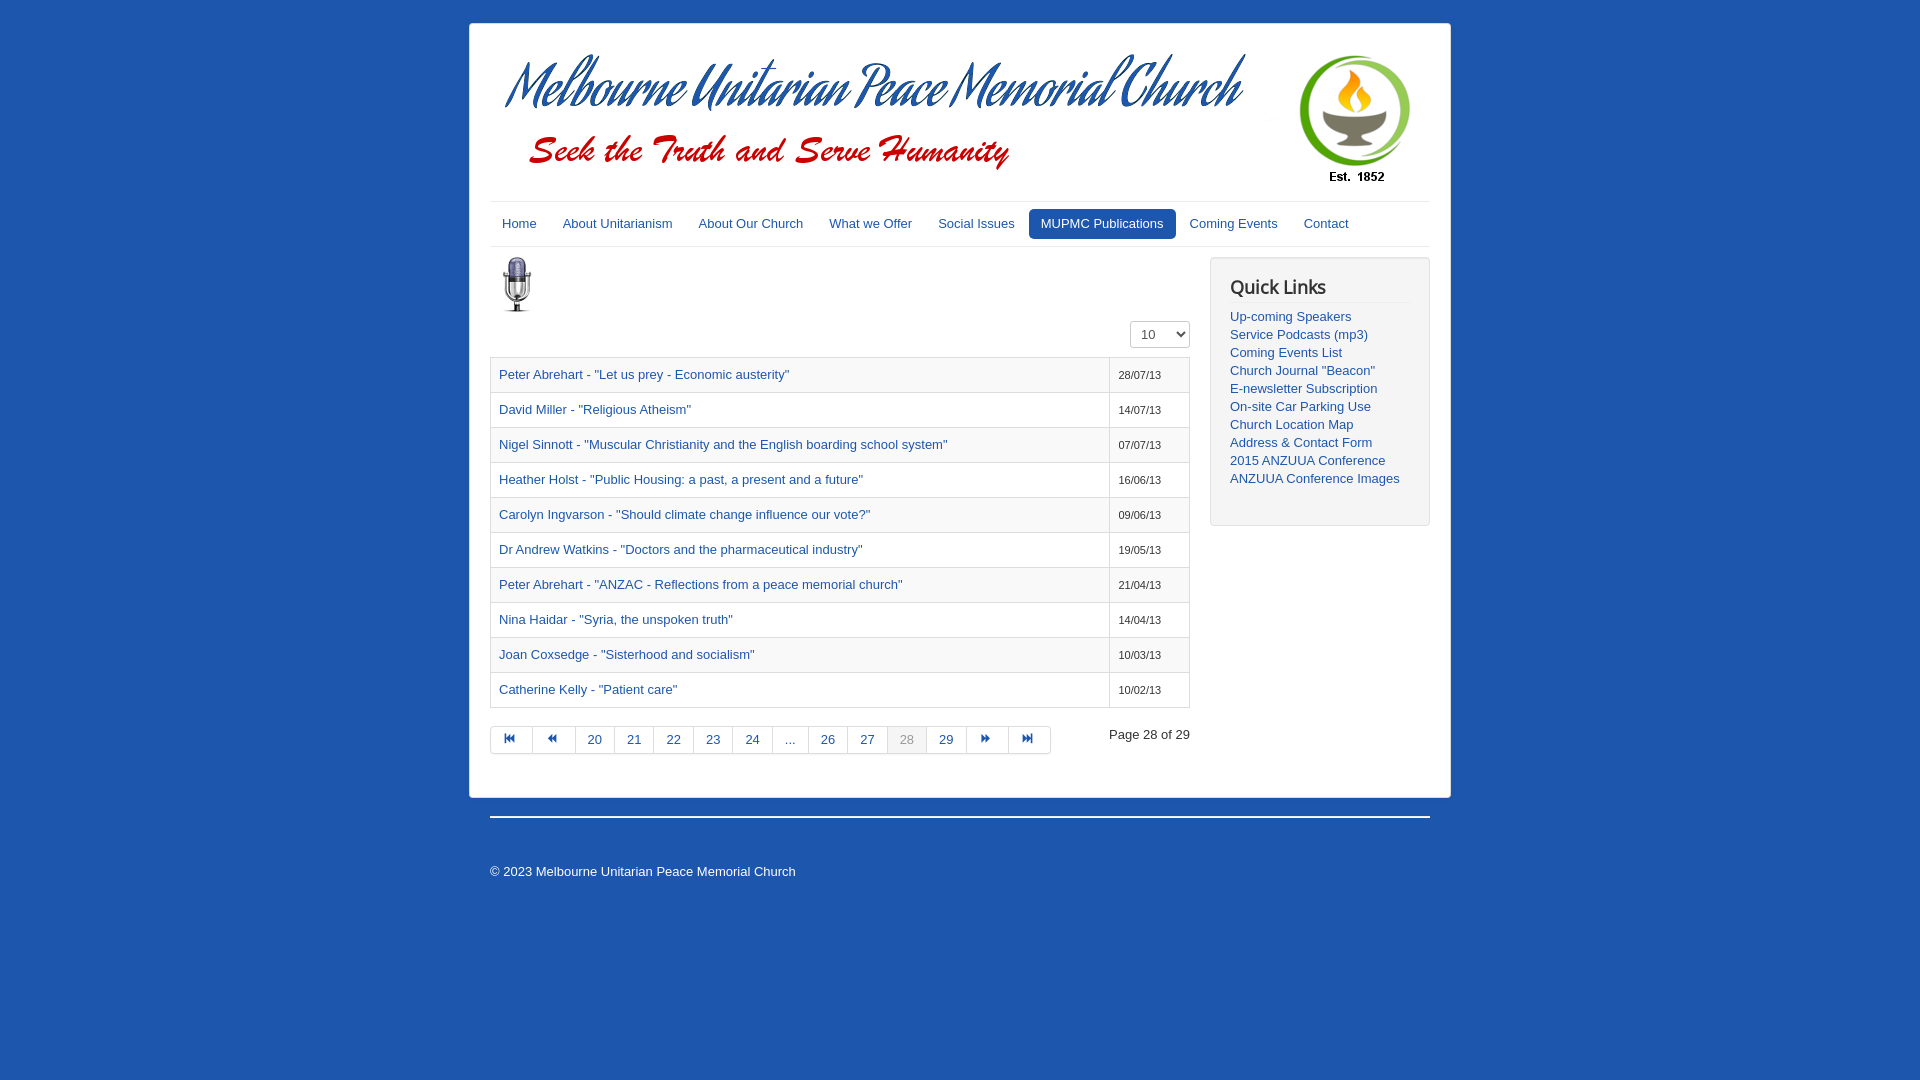 This screenshot has width=1920, height=1080. Describe the element at coordinates (1320, 370) in the screenshot. I see `'Church Journal "Beacon"'` at that location.